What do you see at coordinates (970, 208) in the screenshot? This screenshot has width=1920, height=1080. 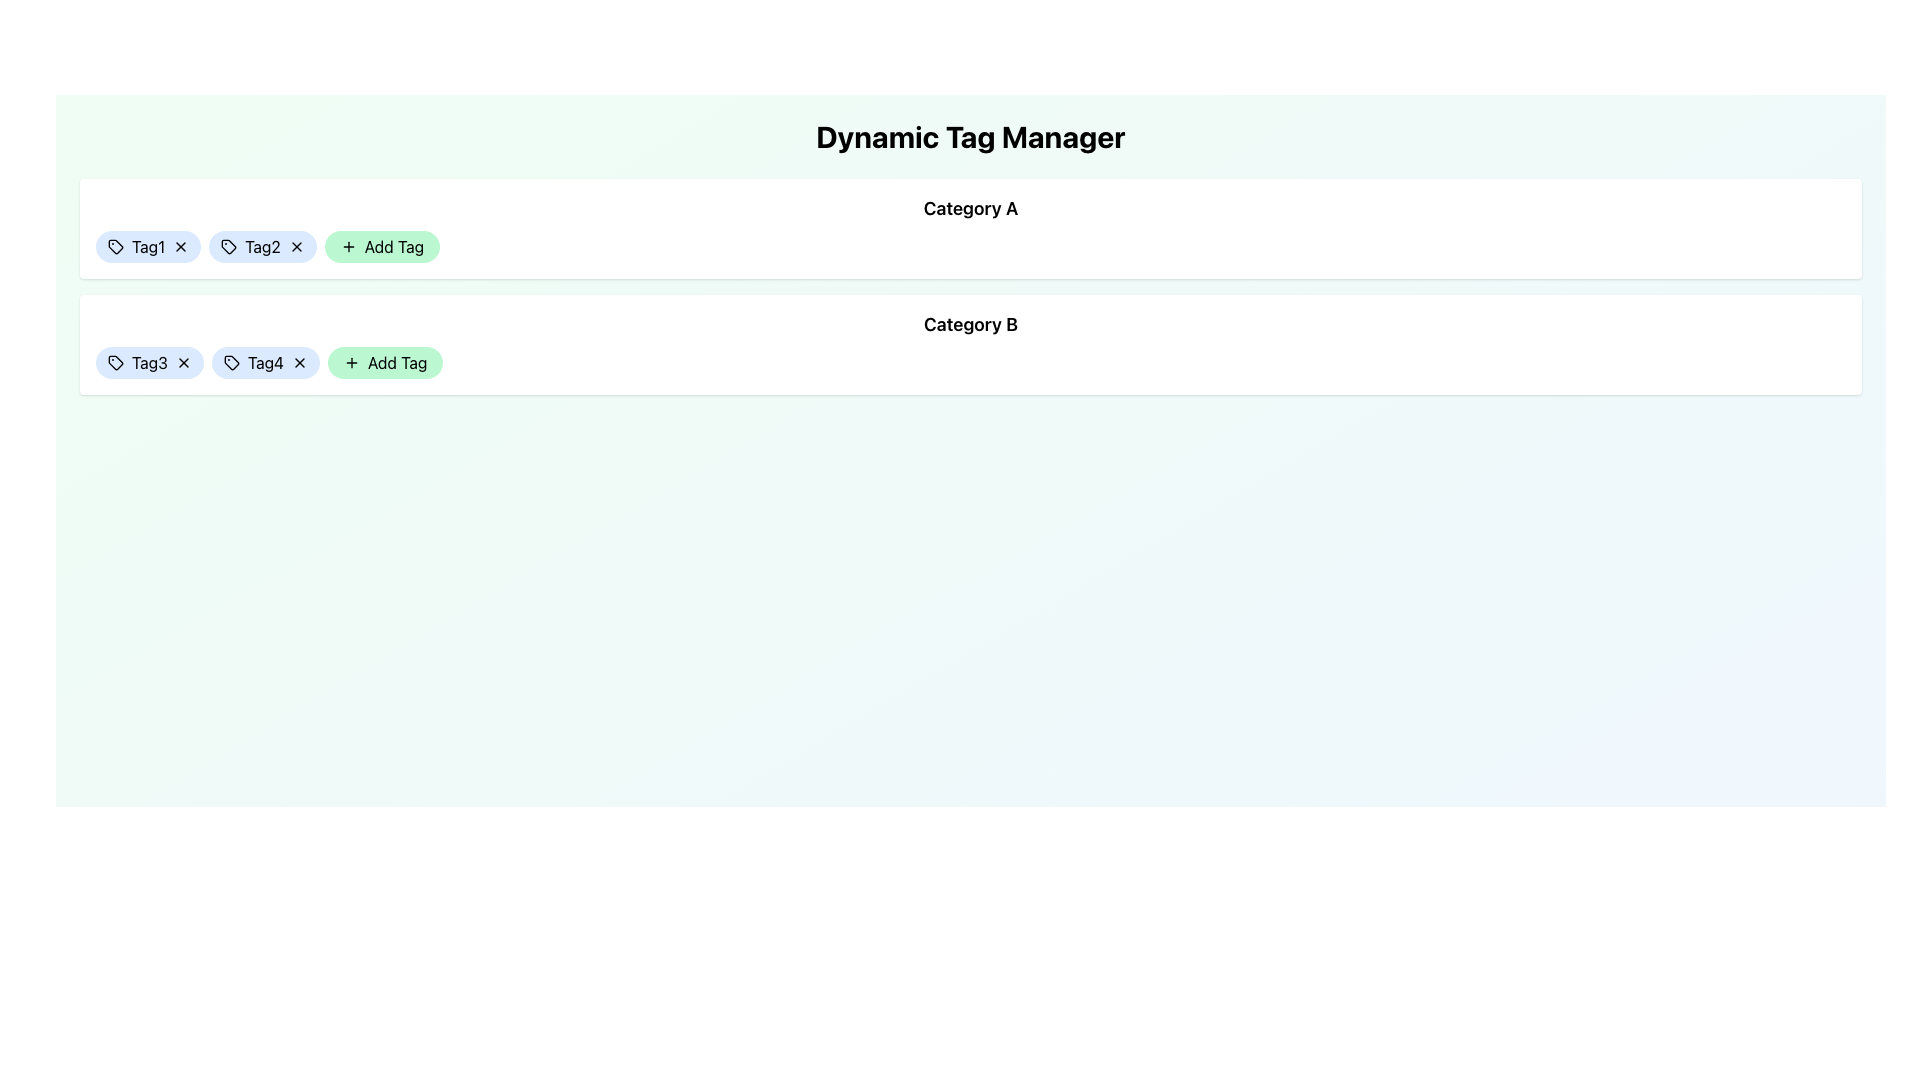 I see `the Static Text Label that serves as the title for the 'Dynamic Tag Manager' section, indicating the category associated with the tags and actions contained within` at bounding box center [970, 208].